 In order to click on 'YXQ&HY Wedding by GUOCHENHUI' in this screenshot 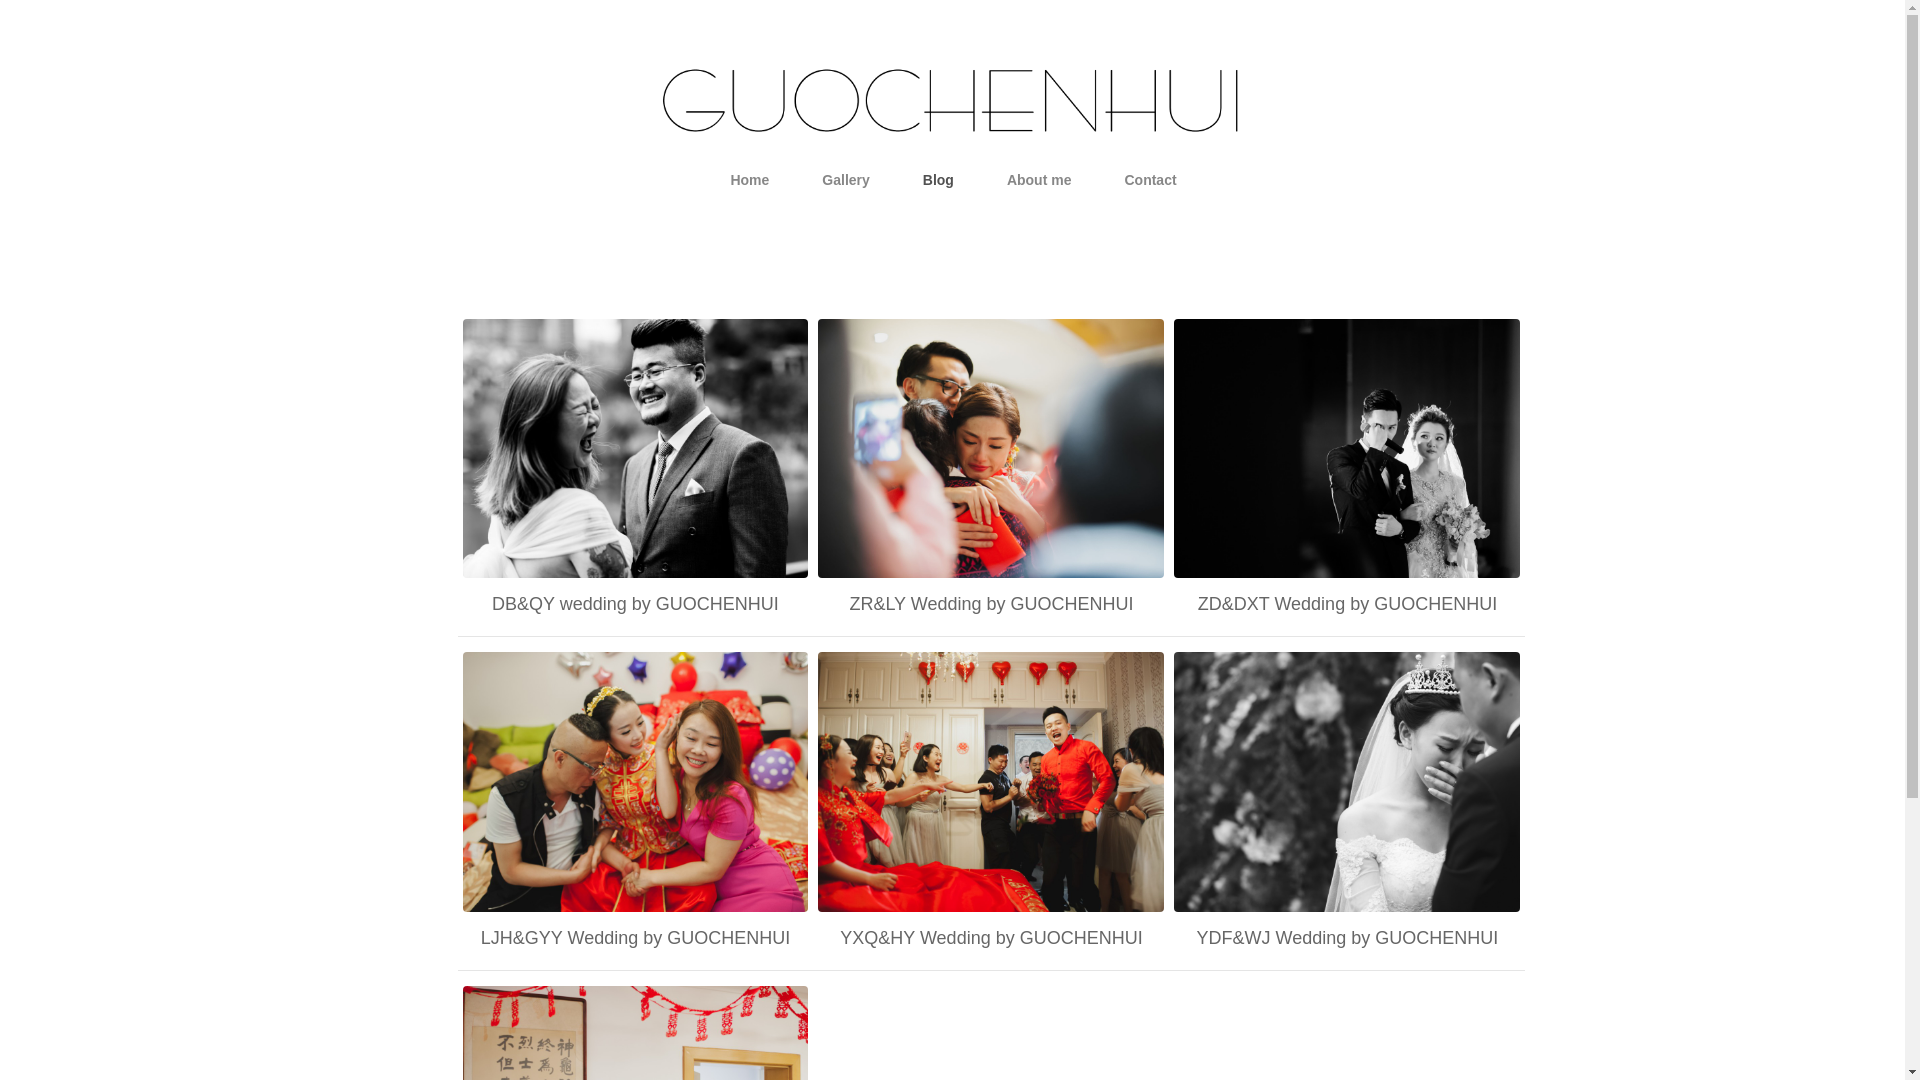, I will do `click(990, 937)`.